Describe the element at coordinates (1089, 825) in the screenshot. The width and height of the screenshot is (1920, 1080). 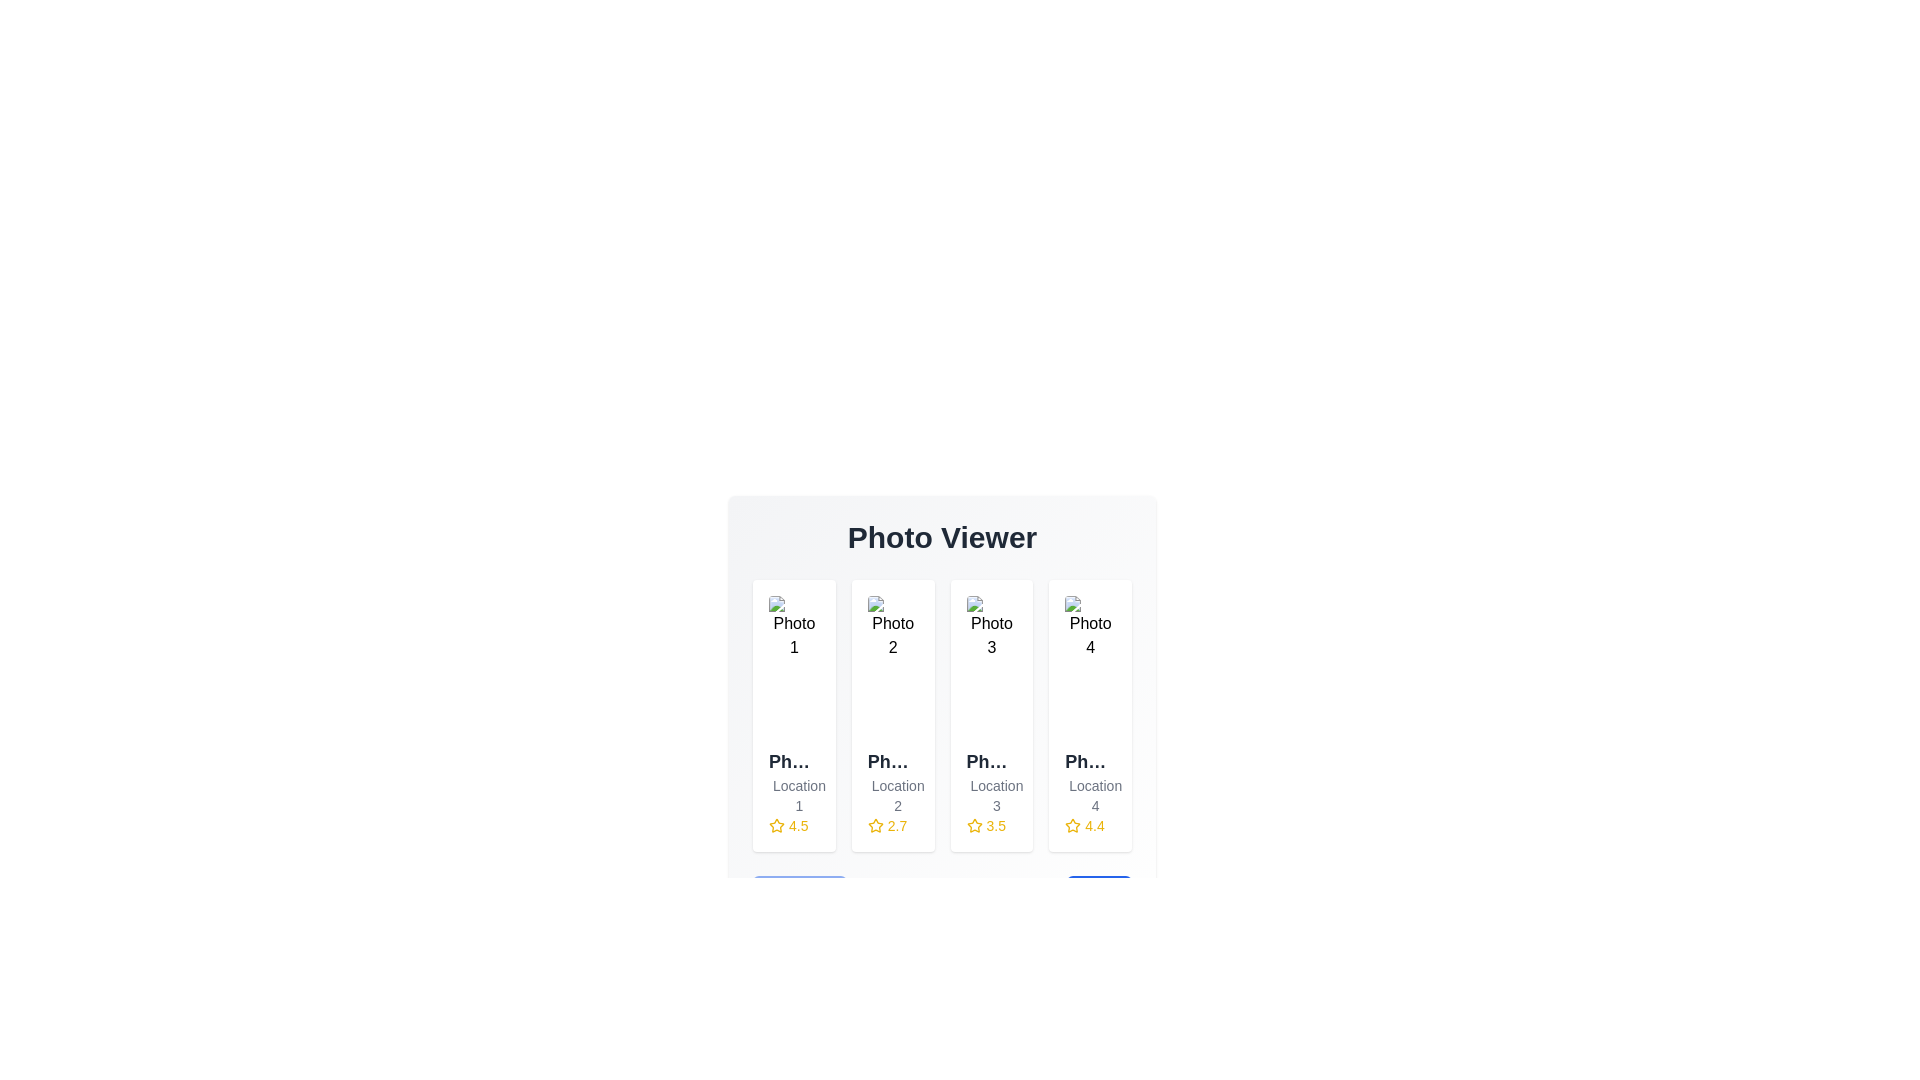
I see `the rating value displayed in the rating display element, which features a yellow star icon and the numeric text '4.4' below the 'Location 4' label` at that location.